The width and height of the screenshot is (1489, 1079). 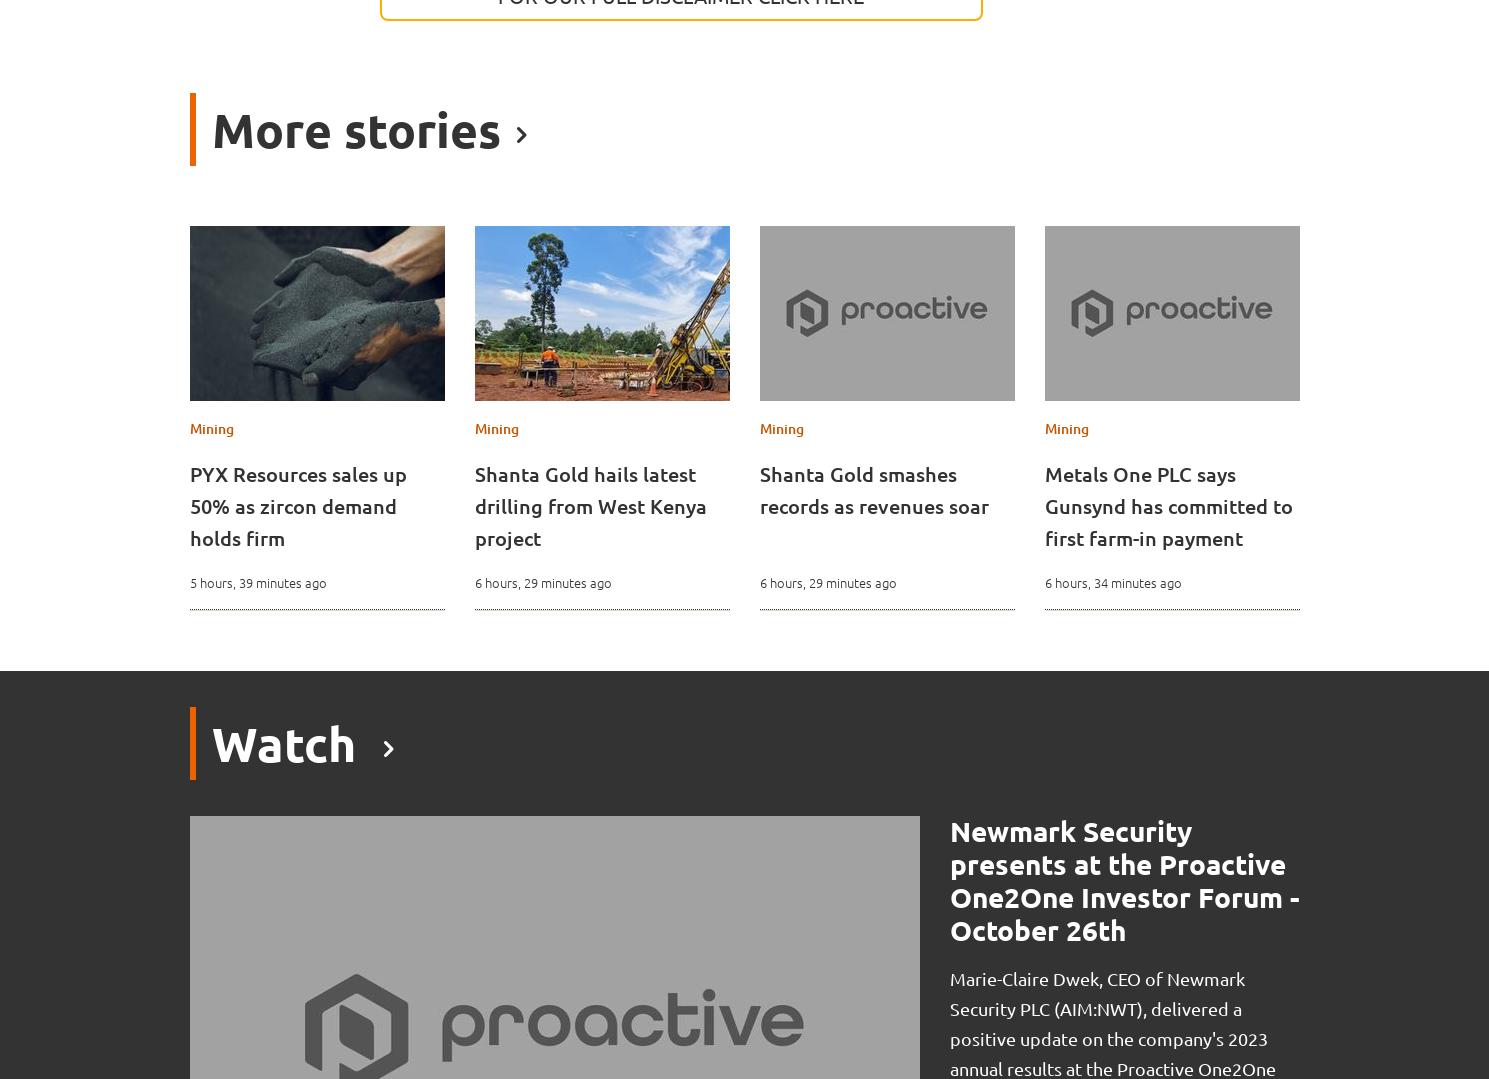 What do you see at coordinates (589, 506) in the screenshot?
I see `'Shanta Gold hails latest drilling from West Kenya project'` at bounding box center [589, 506].